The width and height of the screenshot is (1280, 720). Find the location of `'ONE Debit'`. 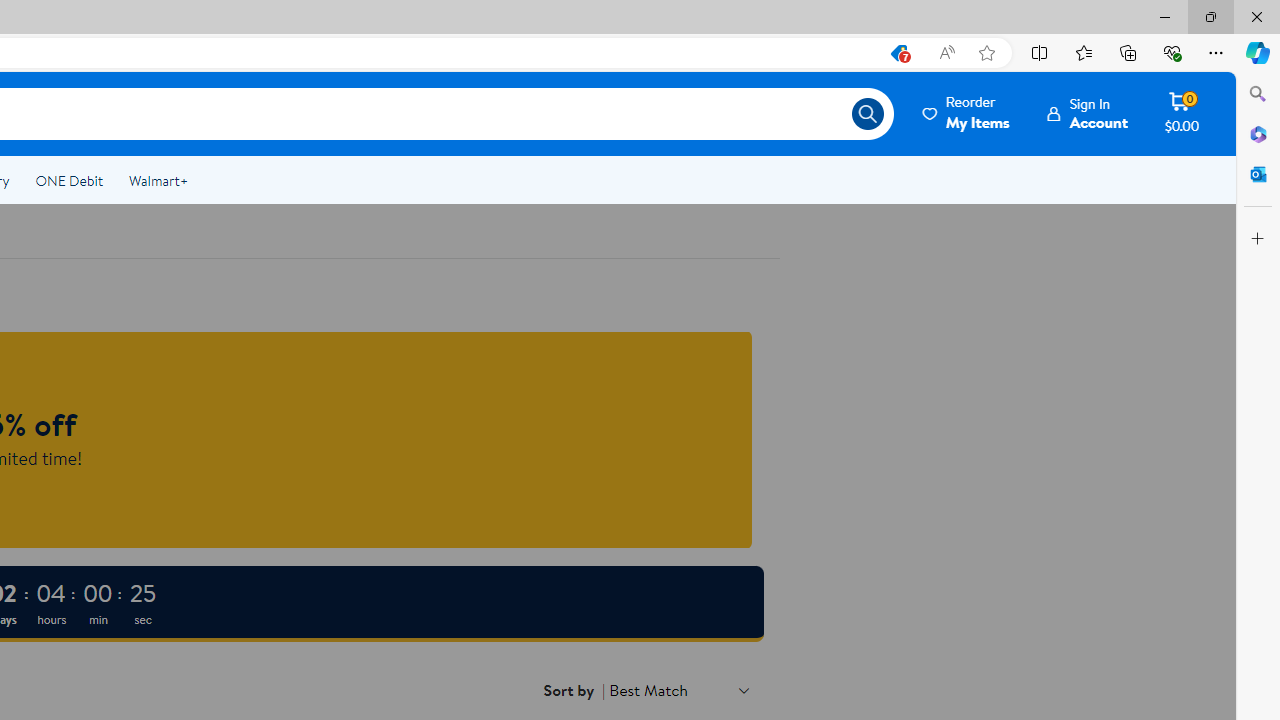

'ONE Debit' is located at coordinates (69, 181).